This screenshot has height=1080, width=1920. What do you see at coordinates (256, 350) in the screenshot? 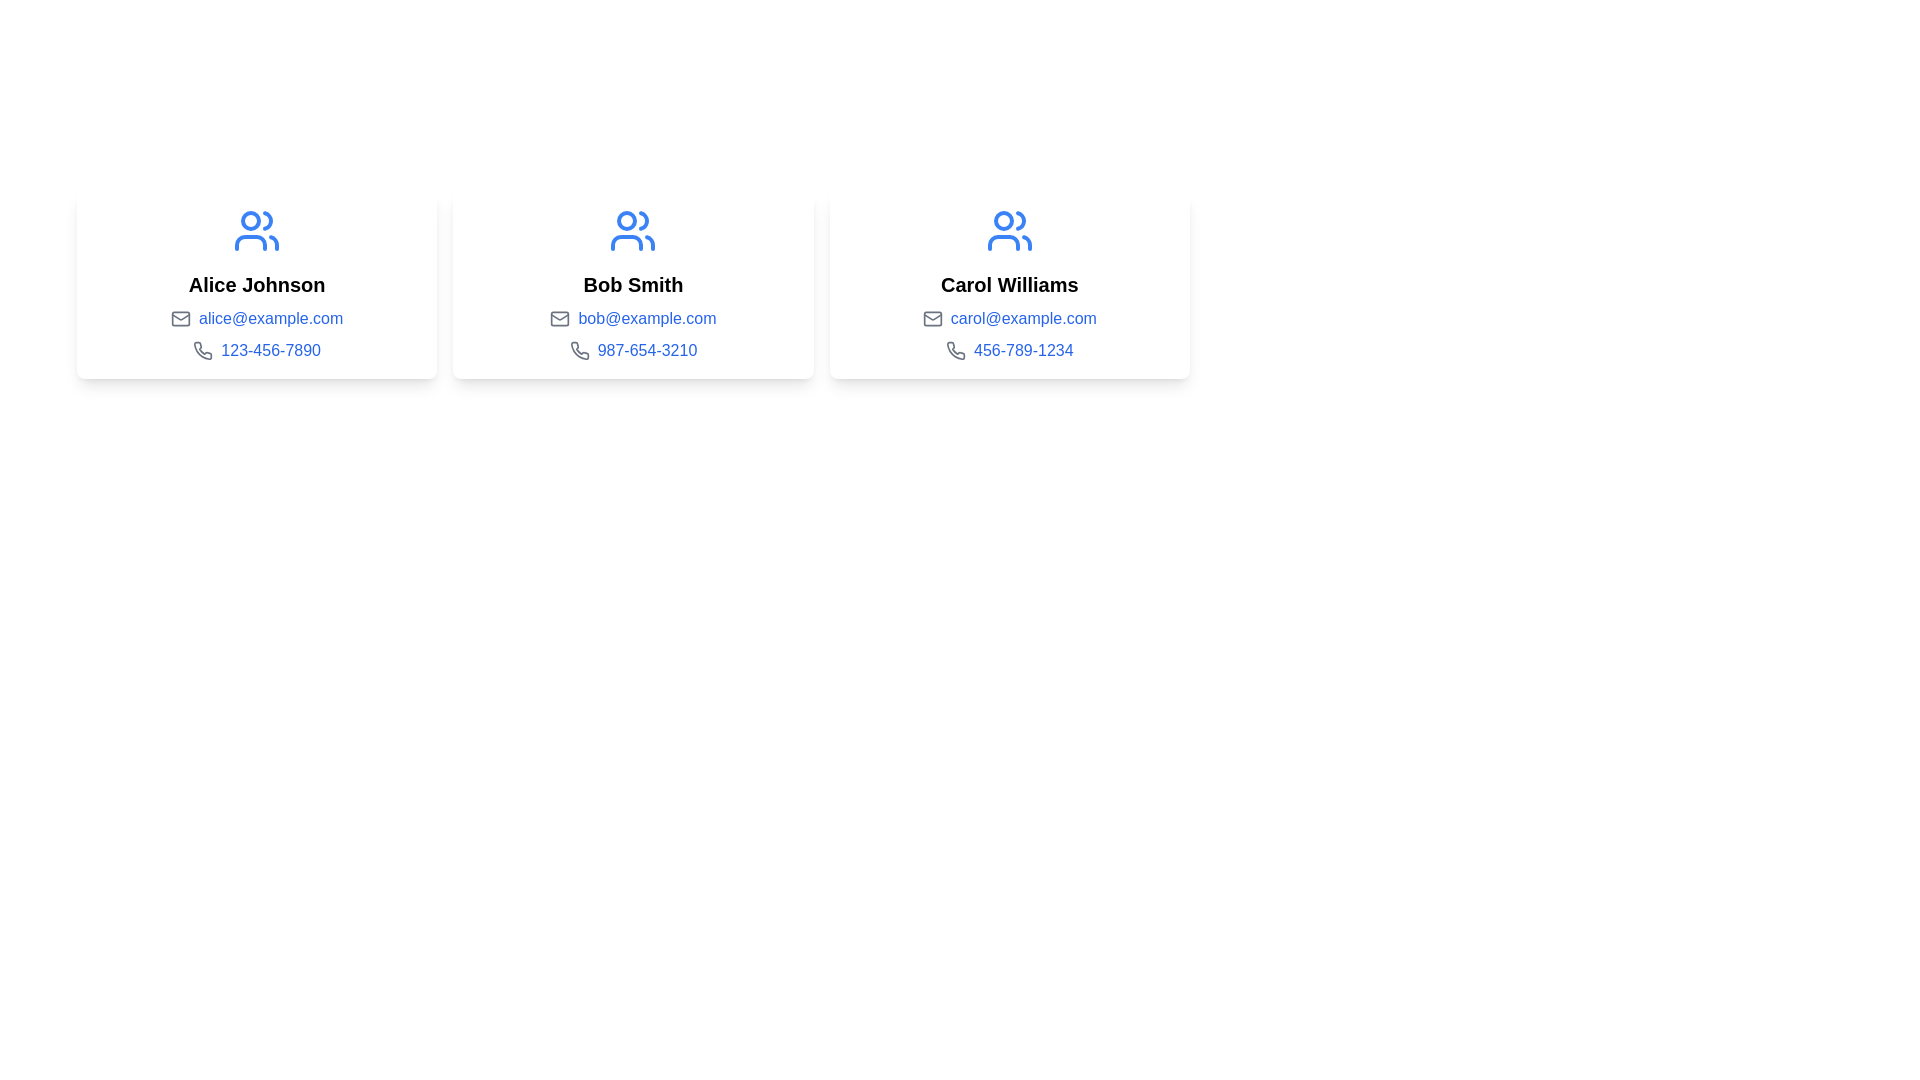
I see `the interactive hyperlink for the phone number '123-456-7890', which is styled in blue and underlined, to initiate a call` at bounding box center [256, 350].